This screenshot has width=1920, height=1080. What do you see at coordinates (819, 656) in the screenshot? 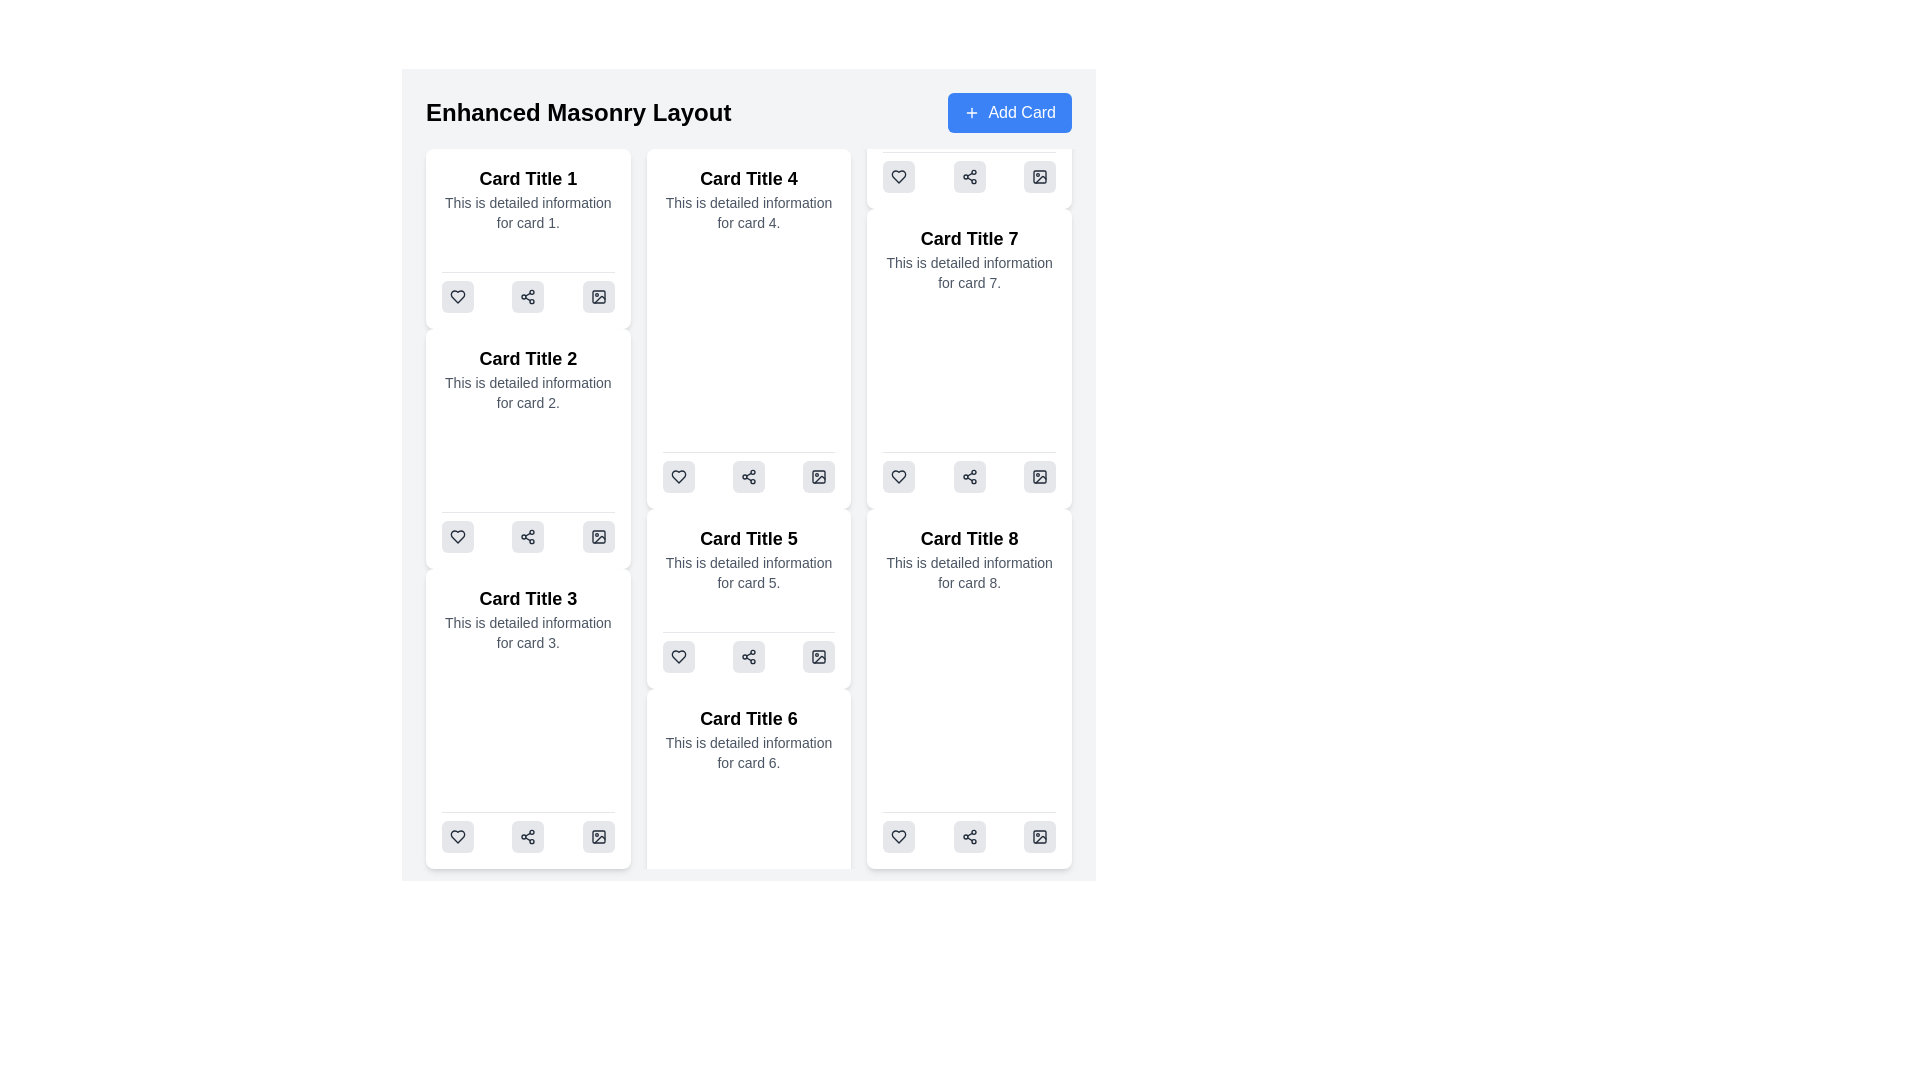
I see `the image action icon located in the lower-right corner of 'Card Title 5', which is the third icon in the row of icons at the bottom of the card` at bounding box center [819, 656].